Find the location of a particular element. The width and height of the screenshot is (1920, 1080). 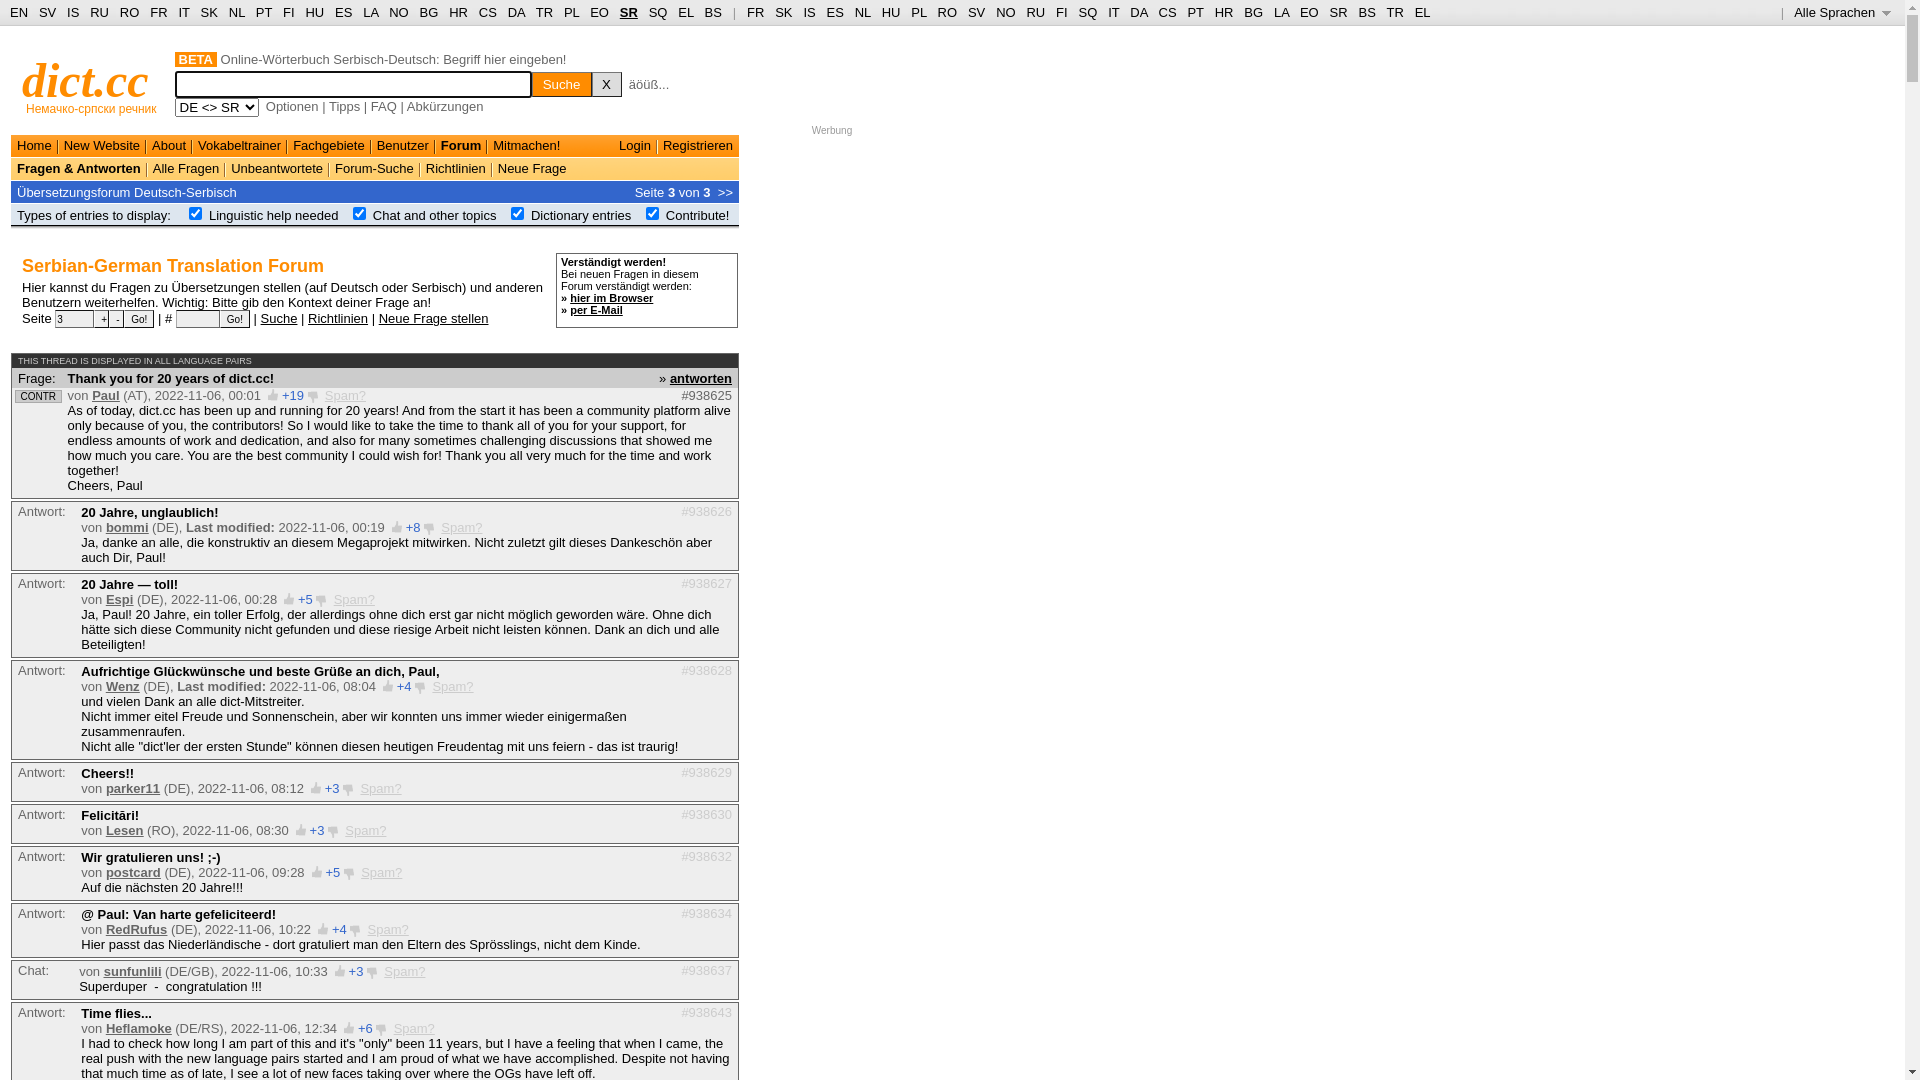

'BG' is located at coordinates (419, 12).